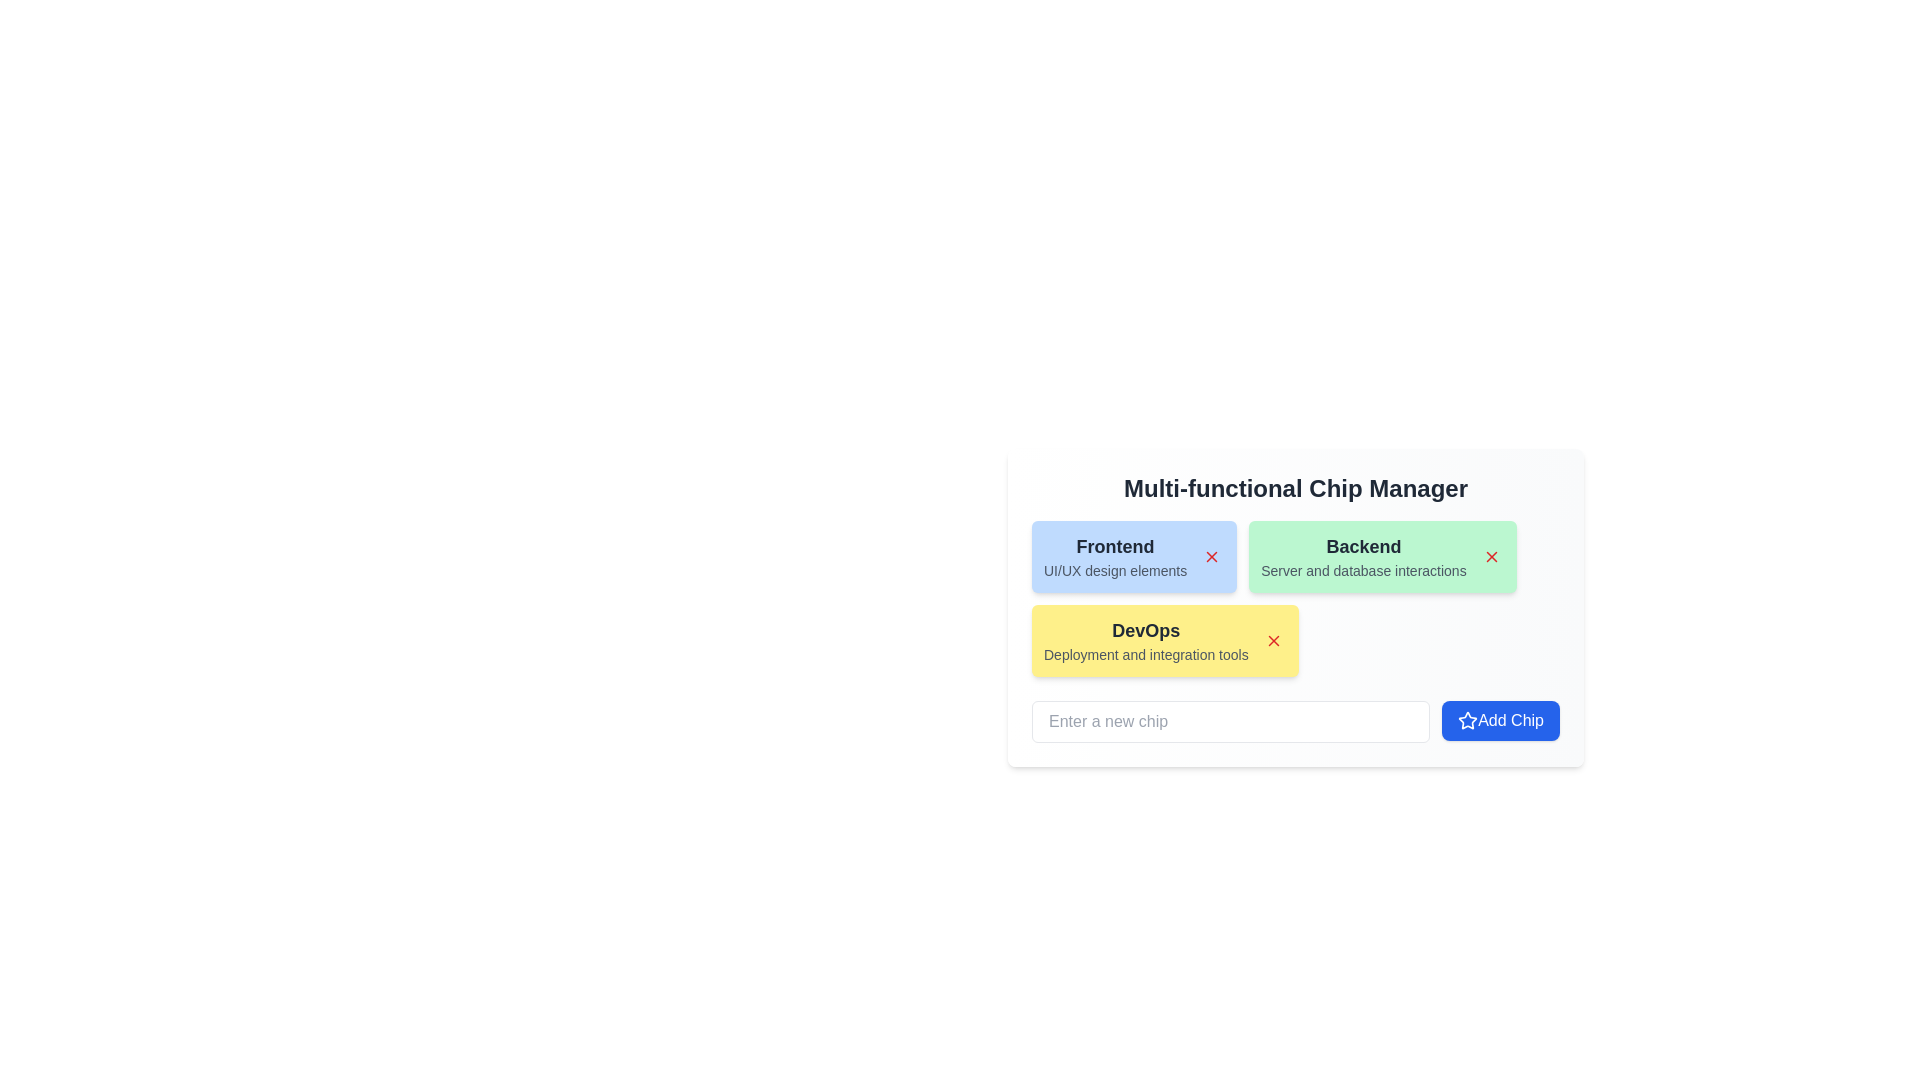 The image size is (1920, 1080). I want to click on the decorative icon located within the 'Add Chip' button in the bottom-right corner of the interface, situated to the left of the text 'Add Chip', so click(1468, 721).